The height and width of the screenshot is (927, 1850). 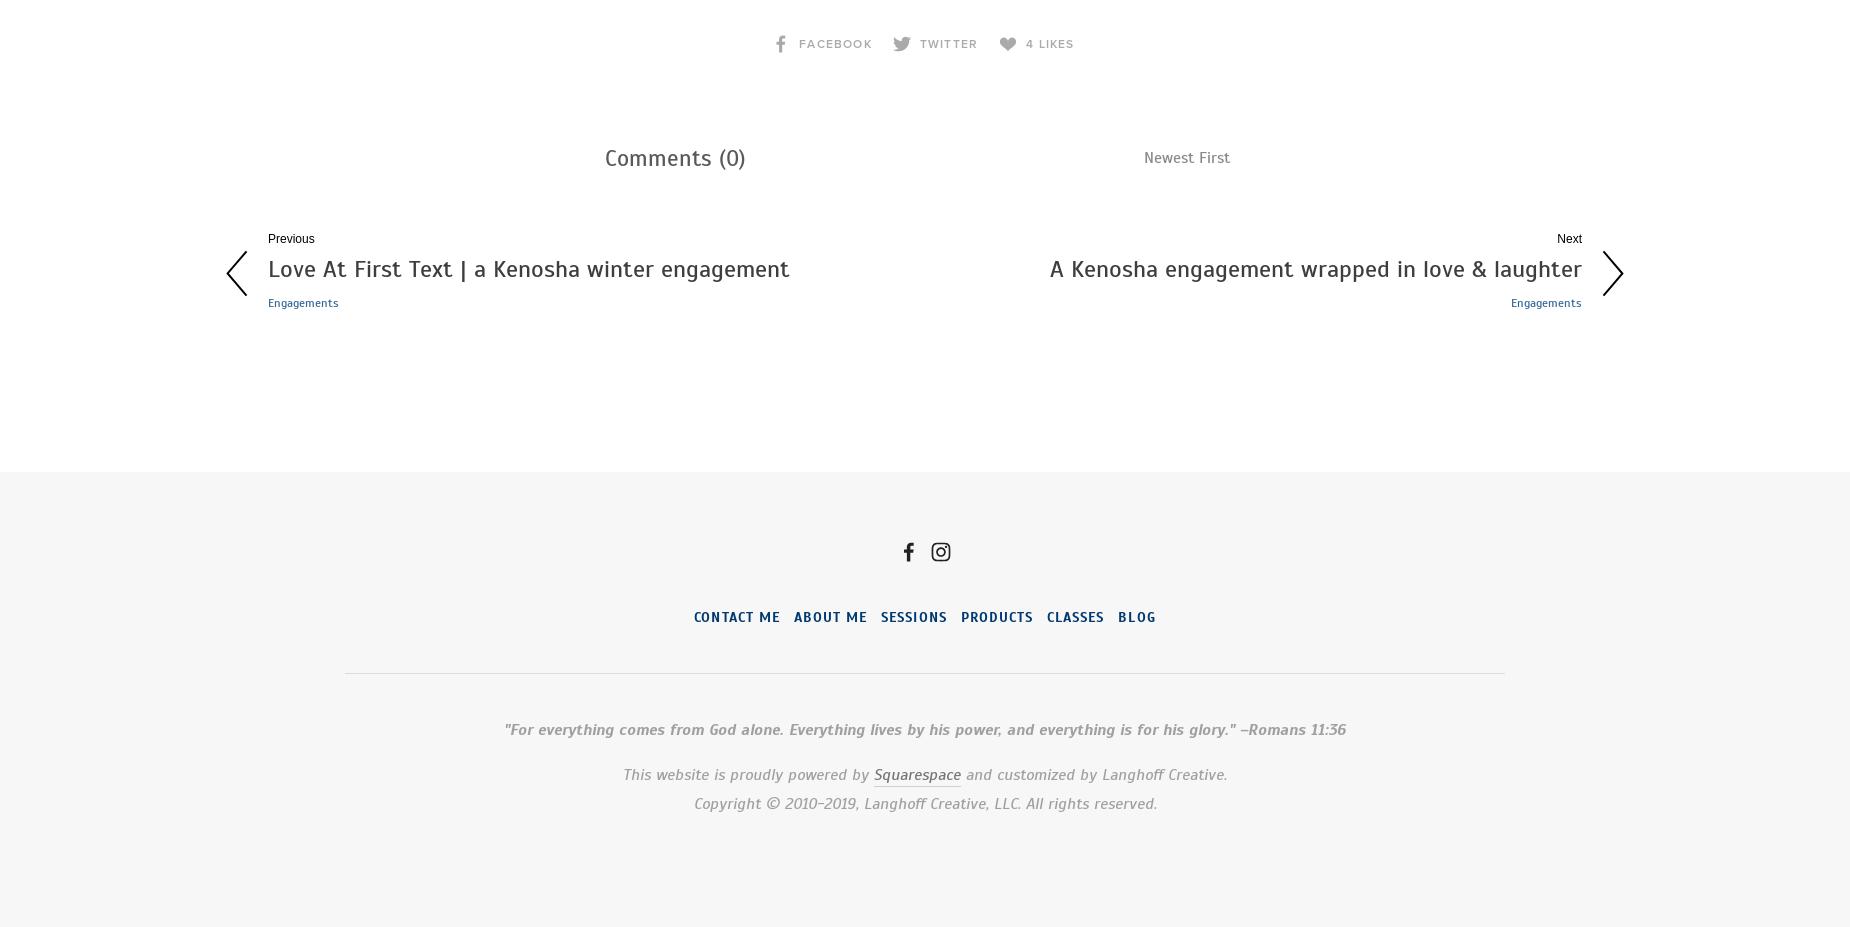 I want to click on 'Comments (0)', so click(x=675, y=157).